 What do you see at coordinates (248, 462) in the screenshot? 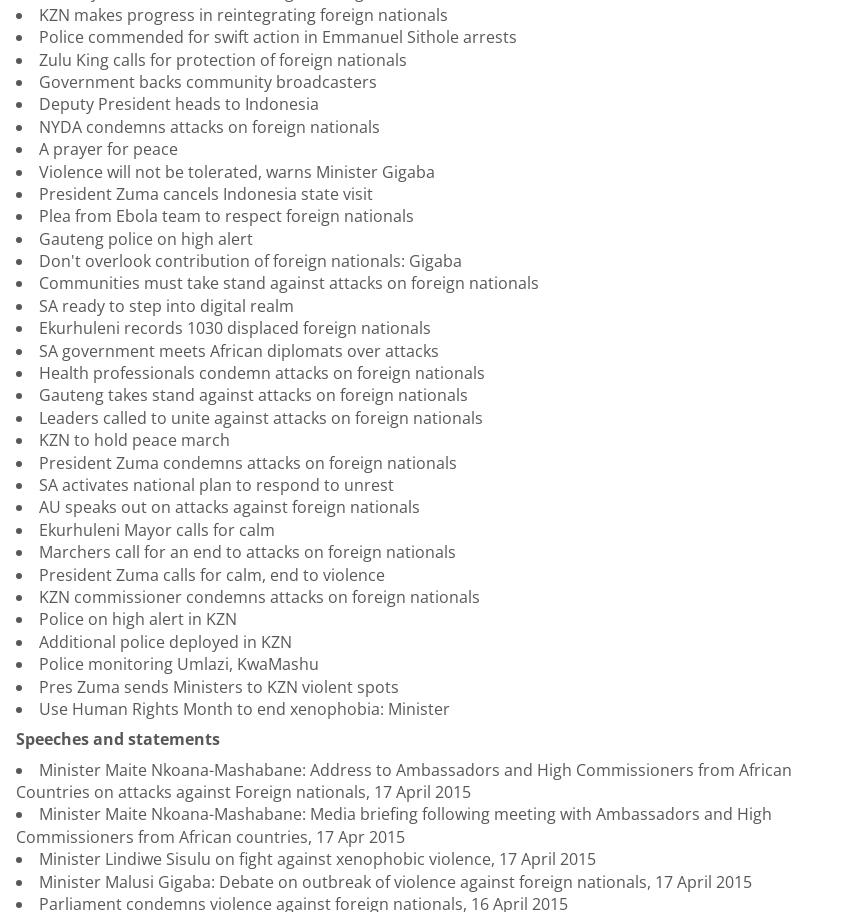
I see `'President Zuma condemns attacks on foreign nationals'` at bounding box center [248, 462].